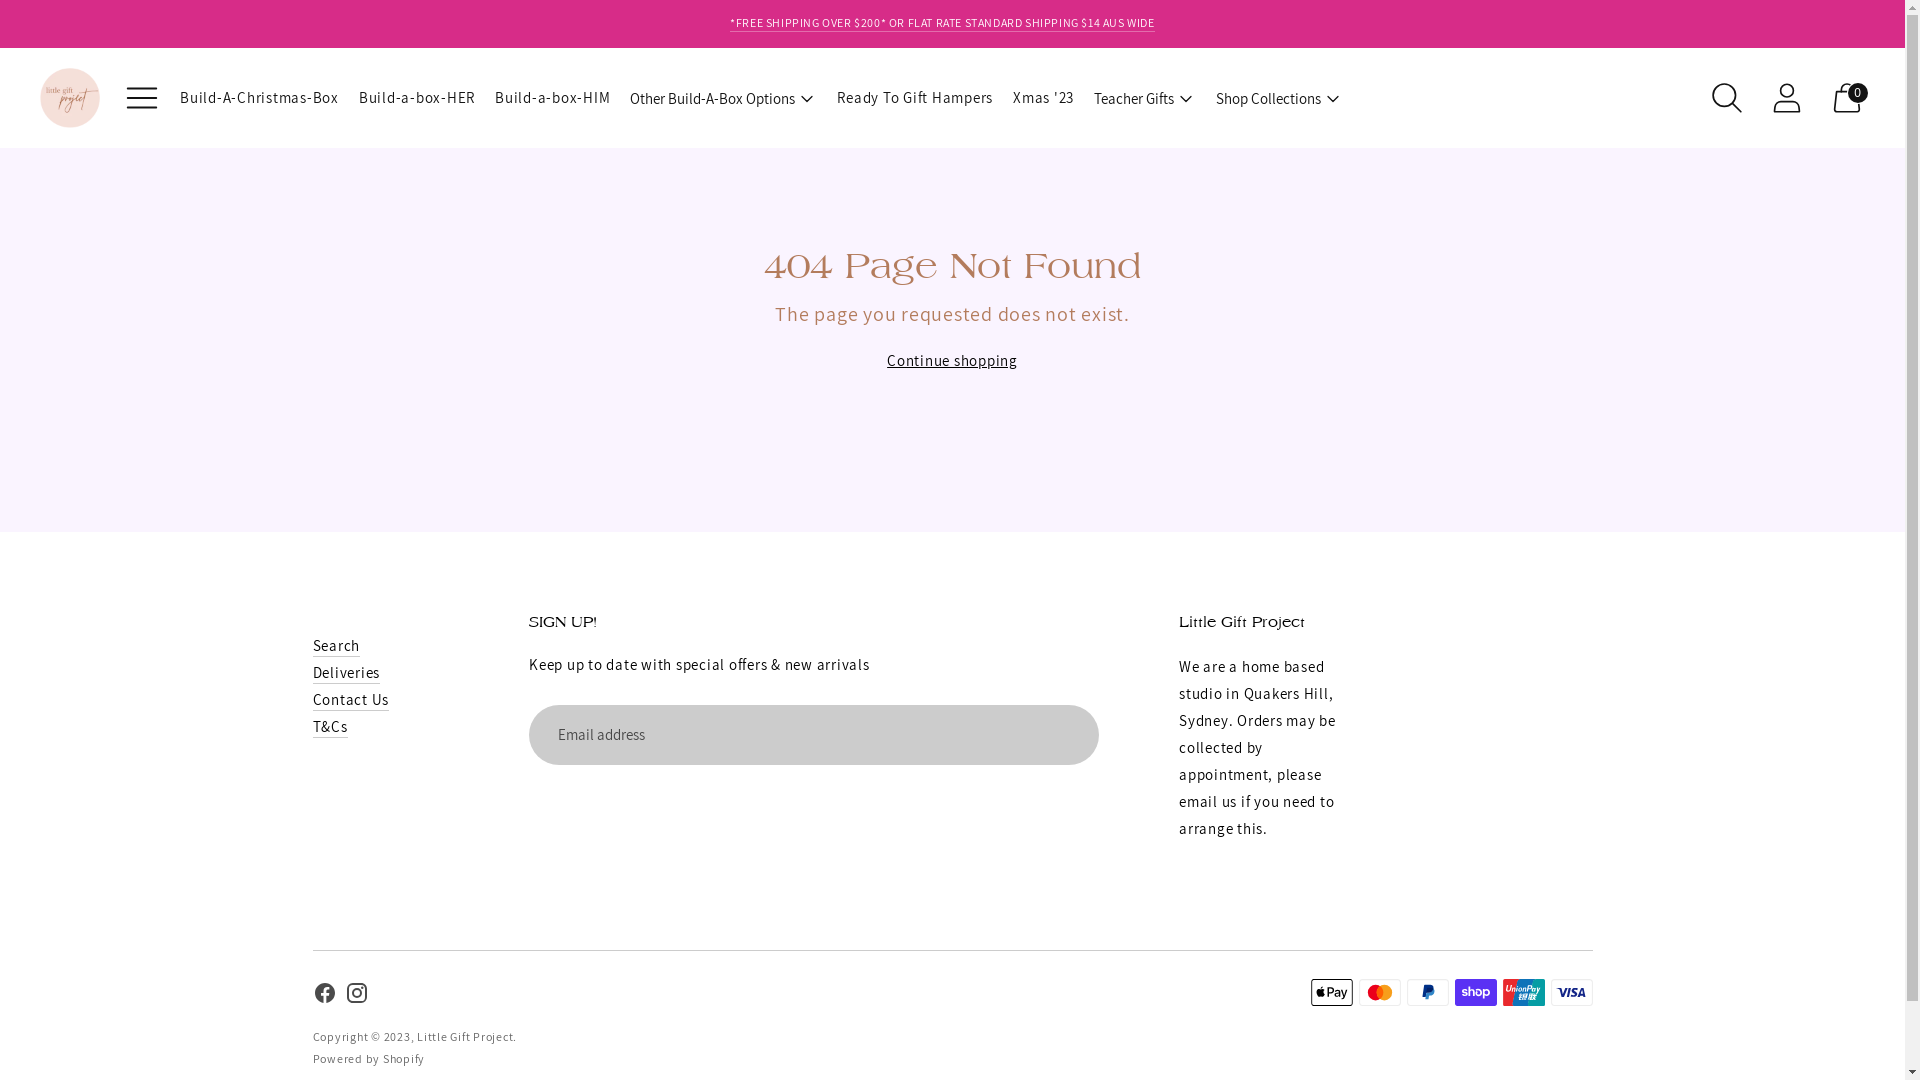 This screenshot has height=1080, width=1920. I want to click on 'Powered by Shopify', so click(311, 1057).